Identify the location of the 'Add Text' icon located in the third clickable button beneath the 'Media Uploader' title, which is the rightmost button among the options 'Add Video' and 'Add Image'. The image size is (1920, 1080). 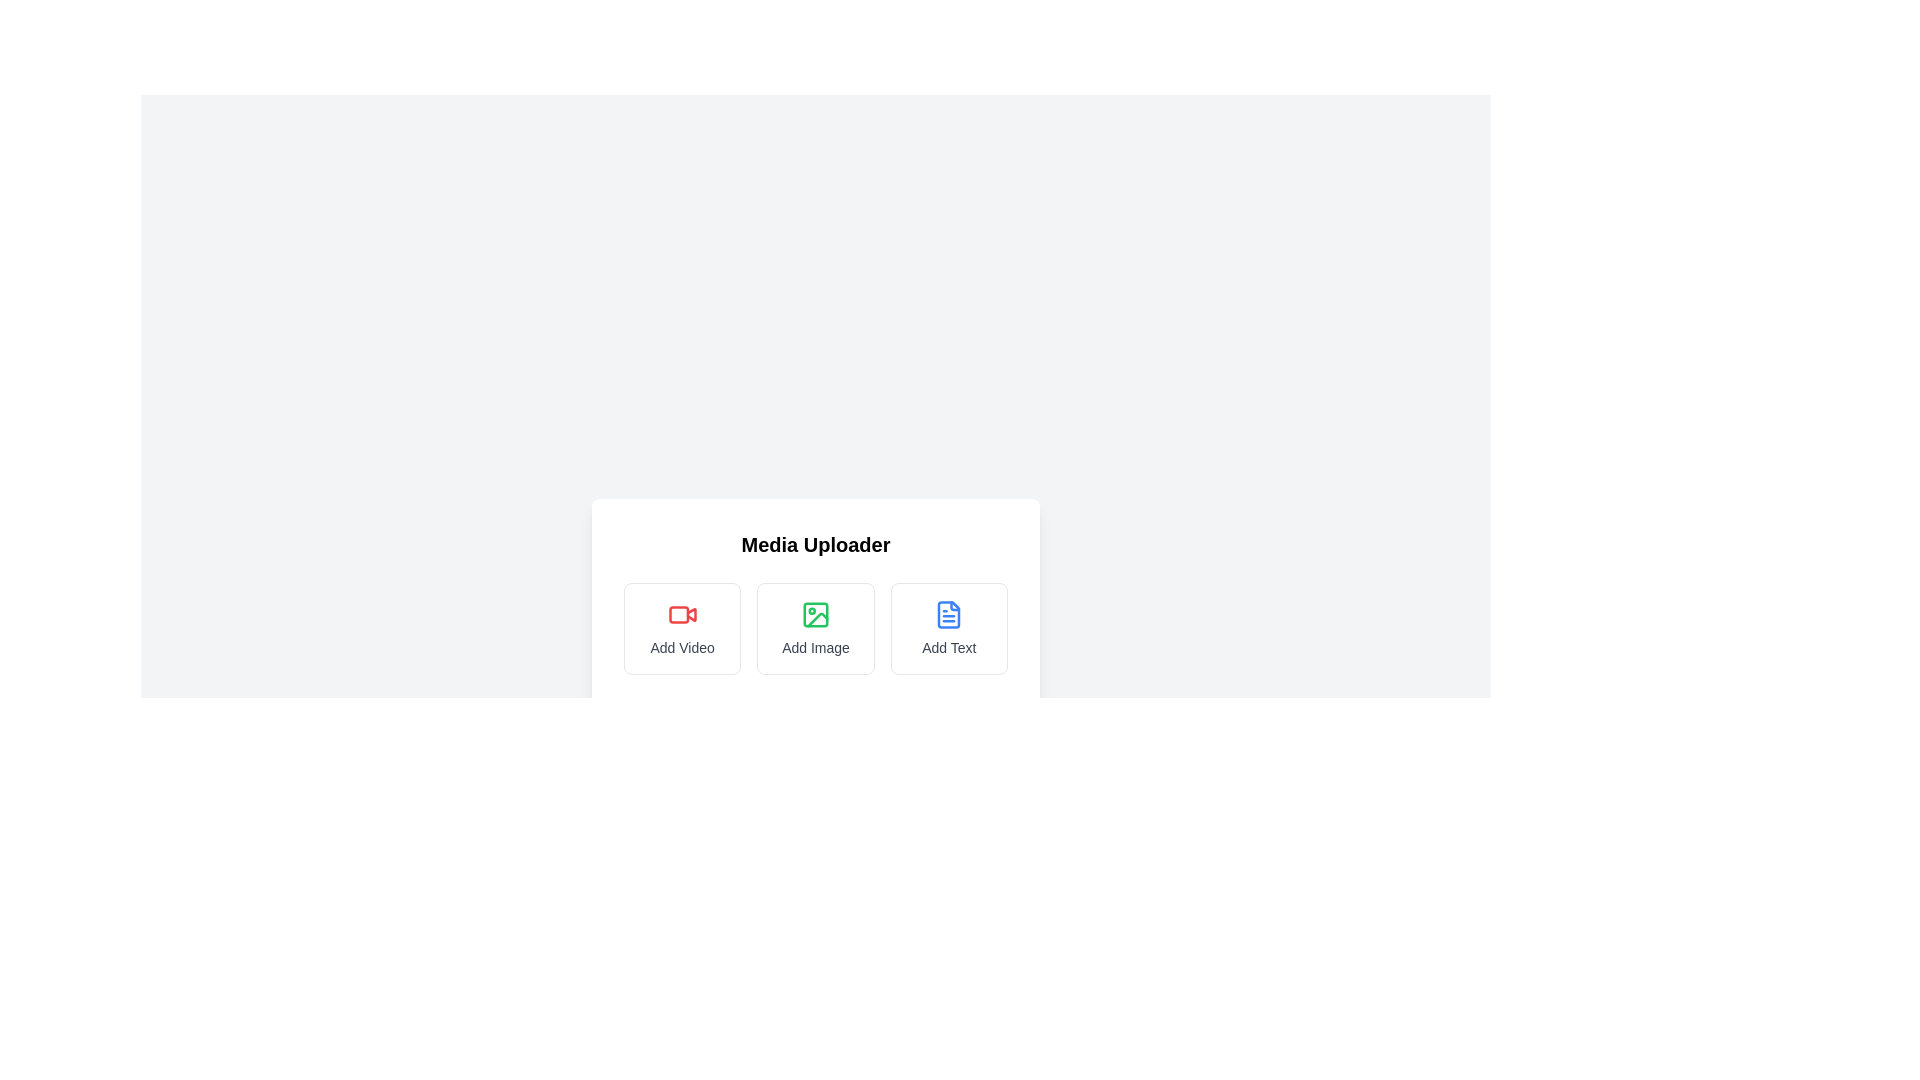
(948, 613).